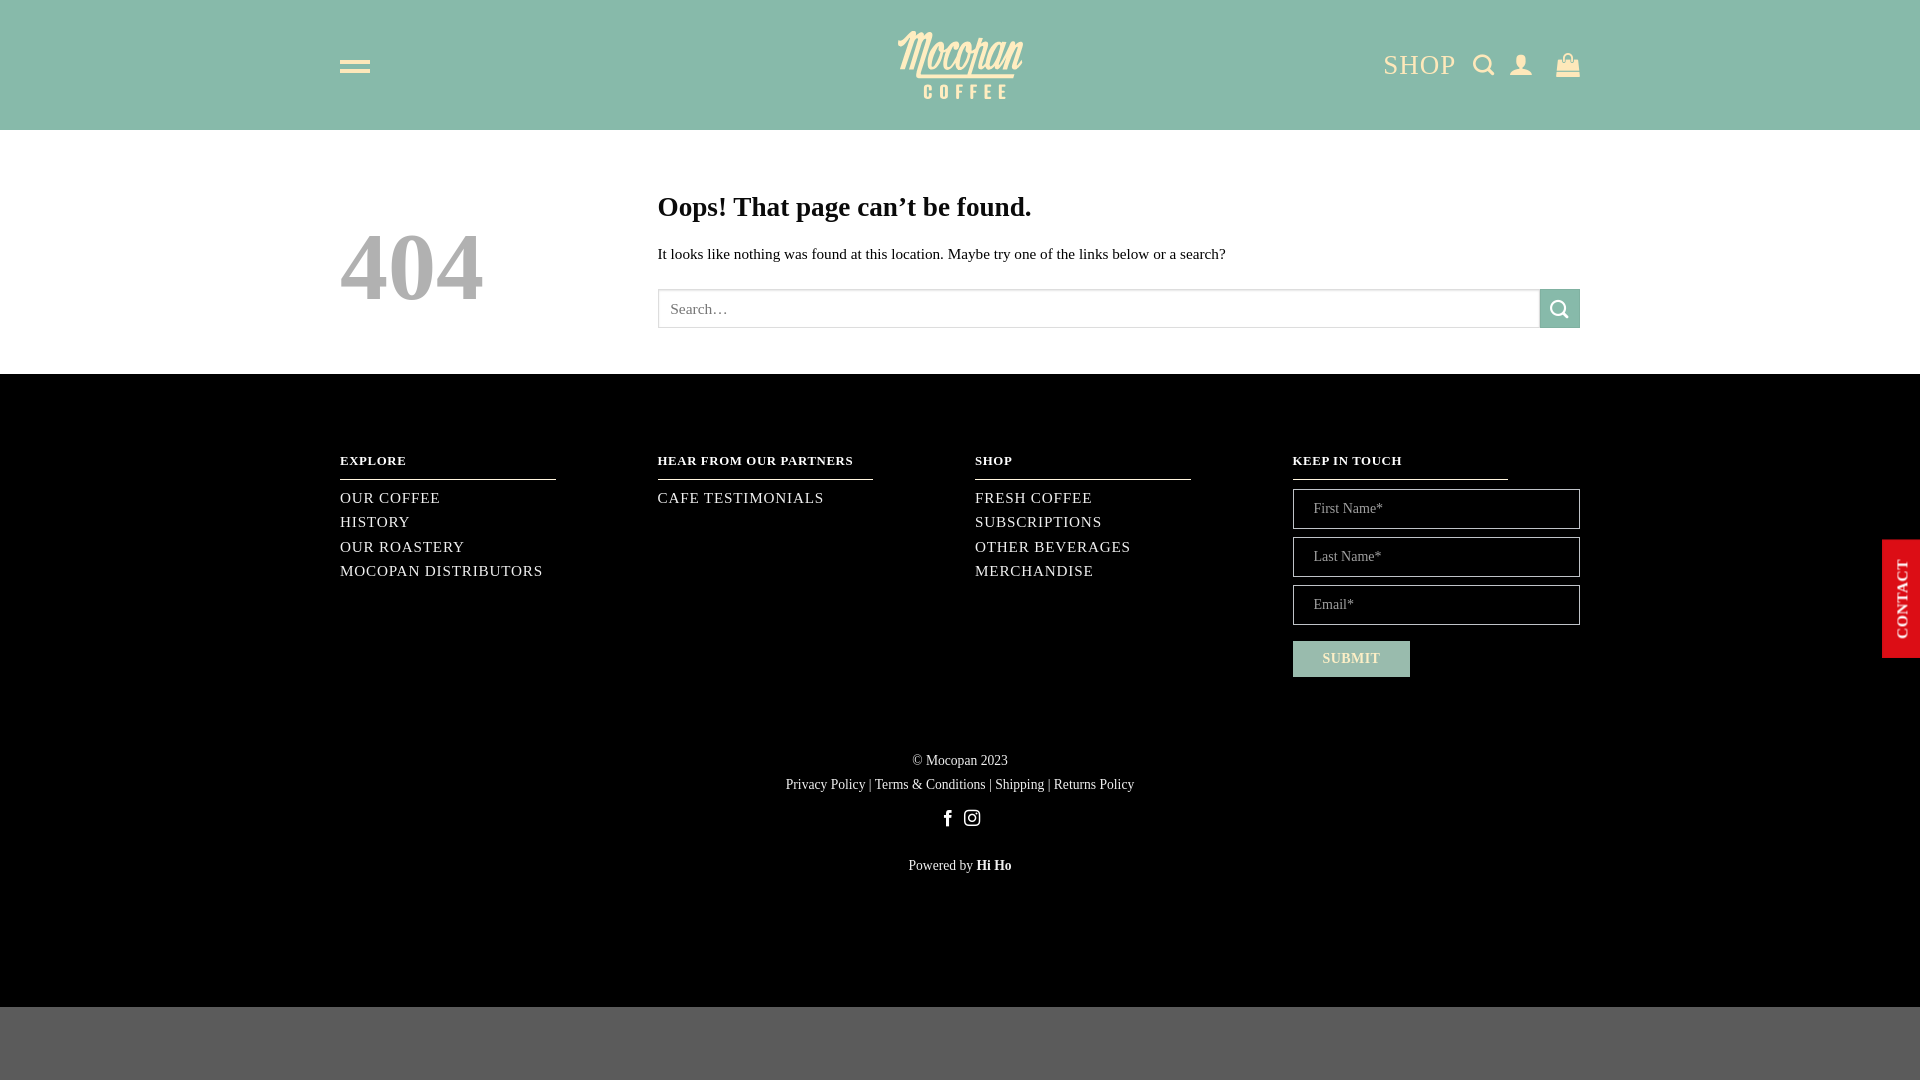 This screenshot has height=1080, width=1920. What do you see at coordinates (960, 64) in the screenshot?
I see `'Mocopan - Coffee Roasters'` at bounding box center [960, 64].